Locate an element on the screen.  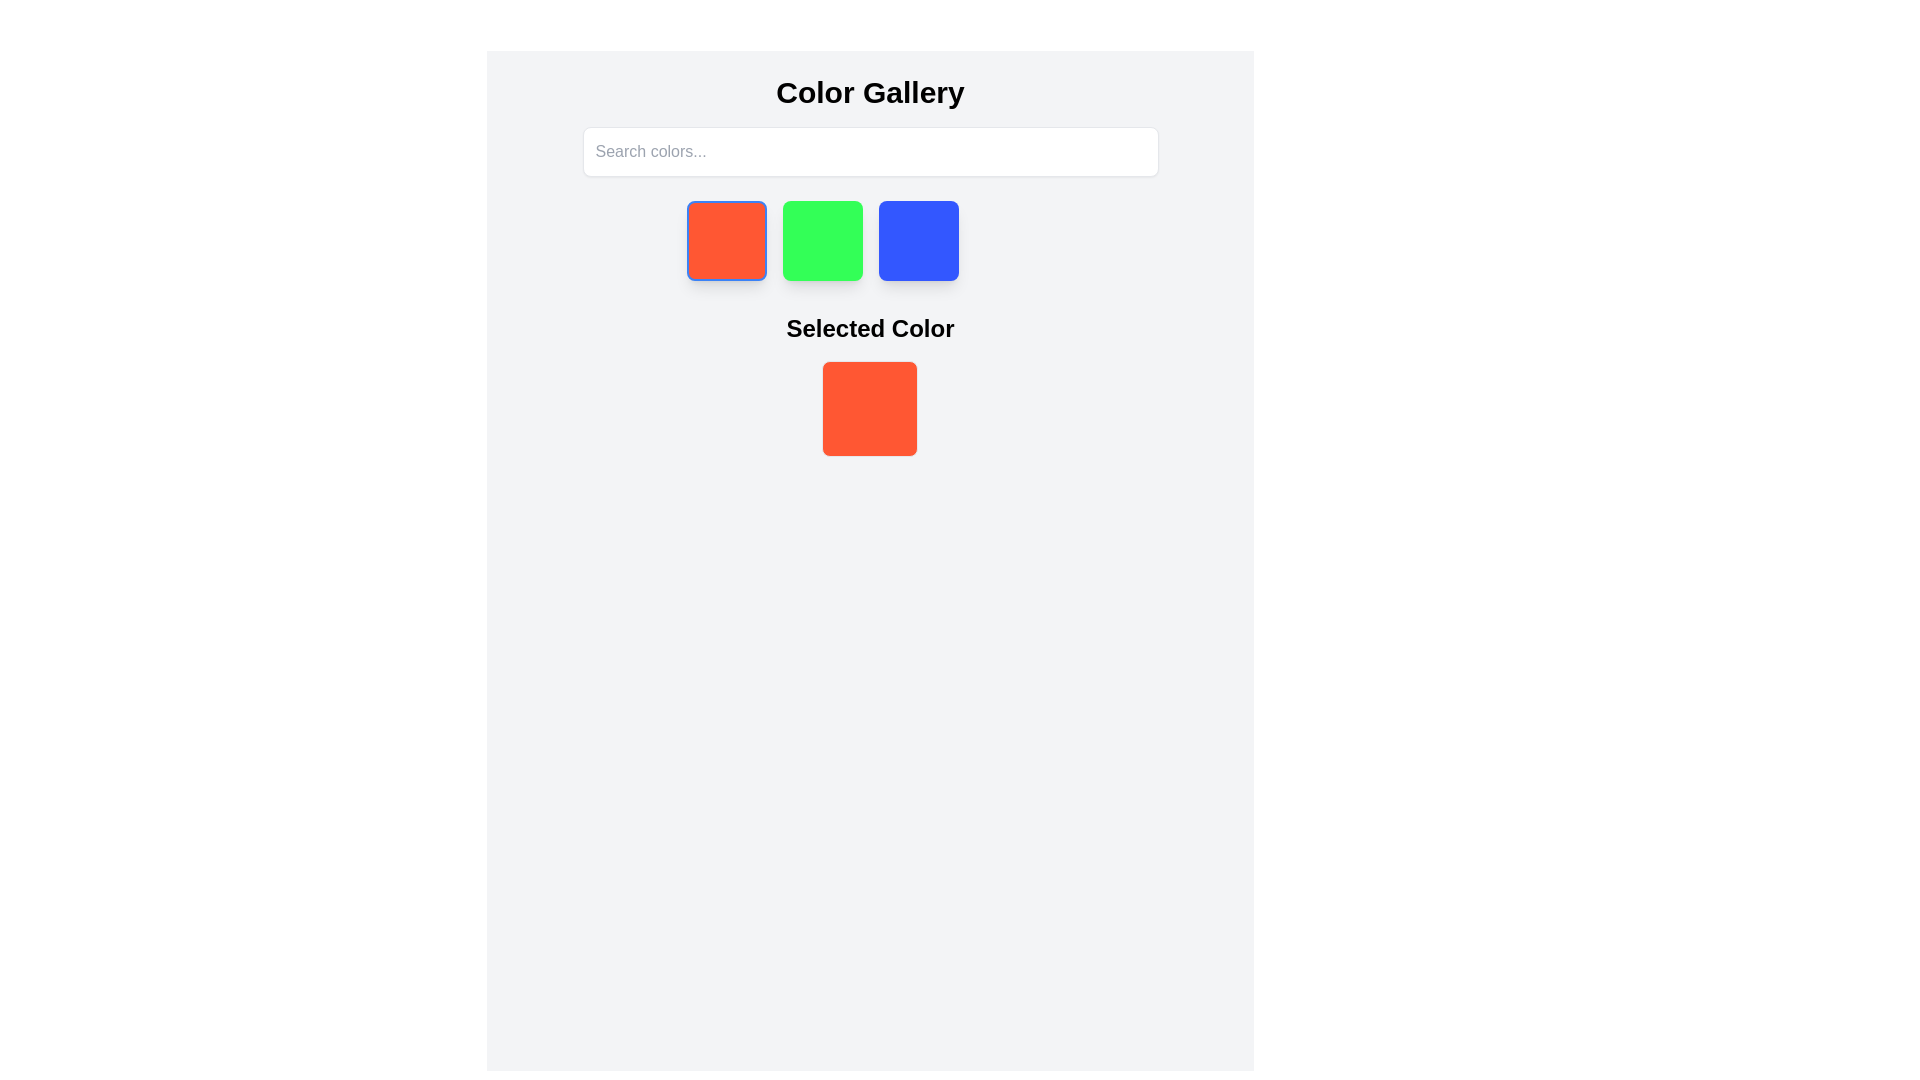
the first selectable tile in the Color Gallery is located at coordinates (725, 239).